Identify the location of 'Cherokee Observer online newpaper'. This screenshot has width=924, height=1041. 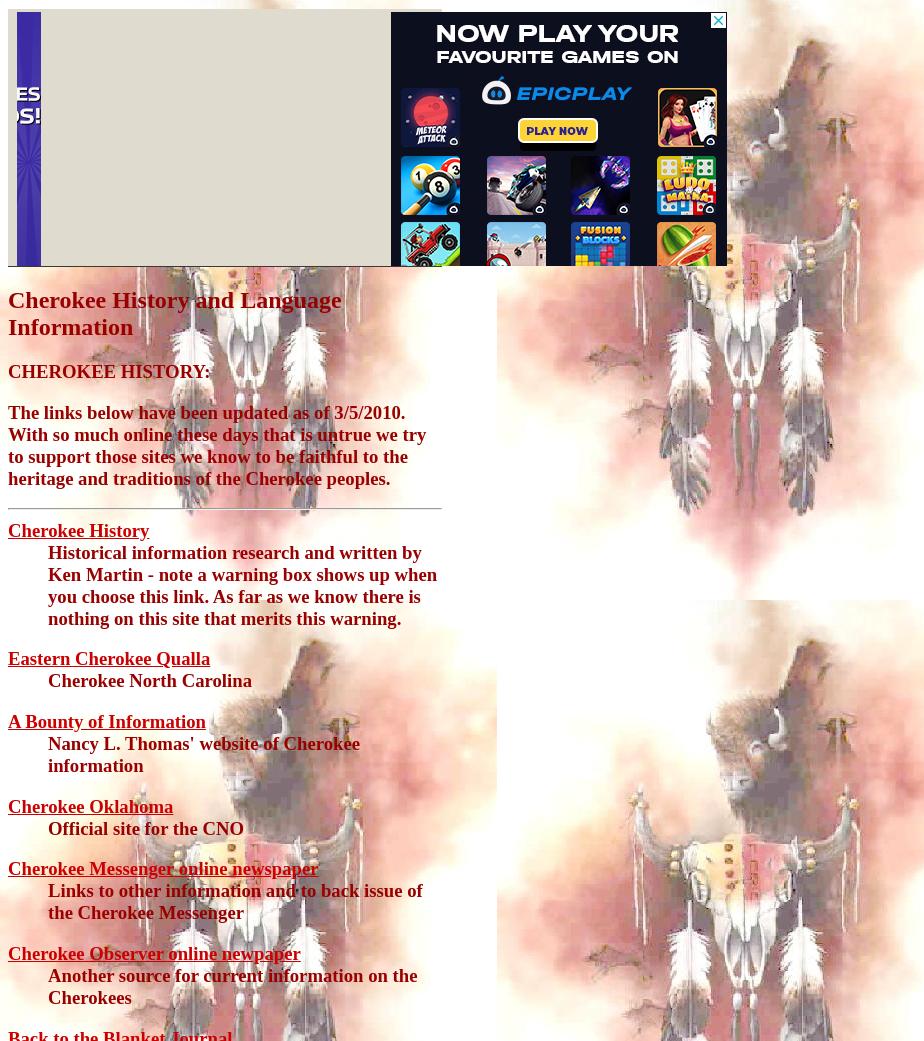
(154, 953).